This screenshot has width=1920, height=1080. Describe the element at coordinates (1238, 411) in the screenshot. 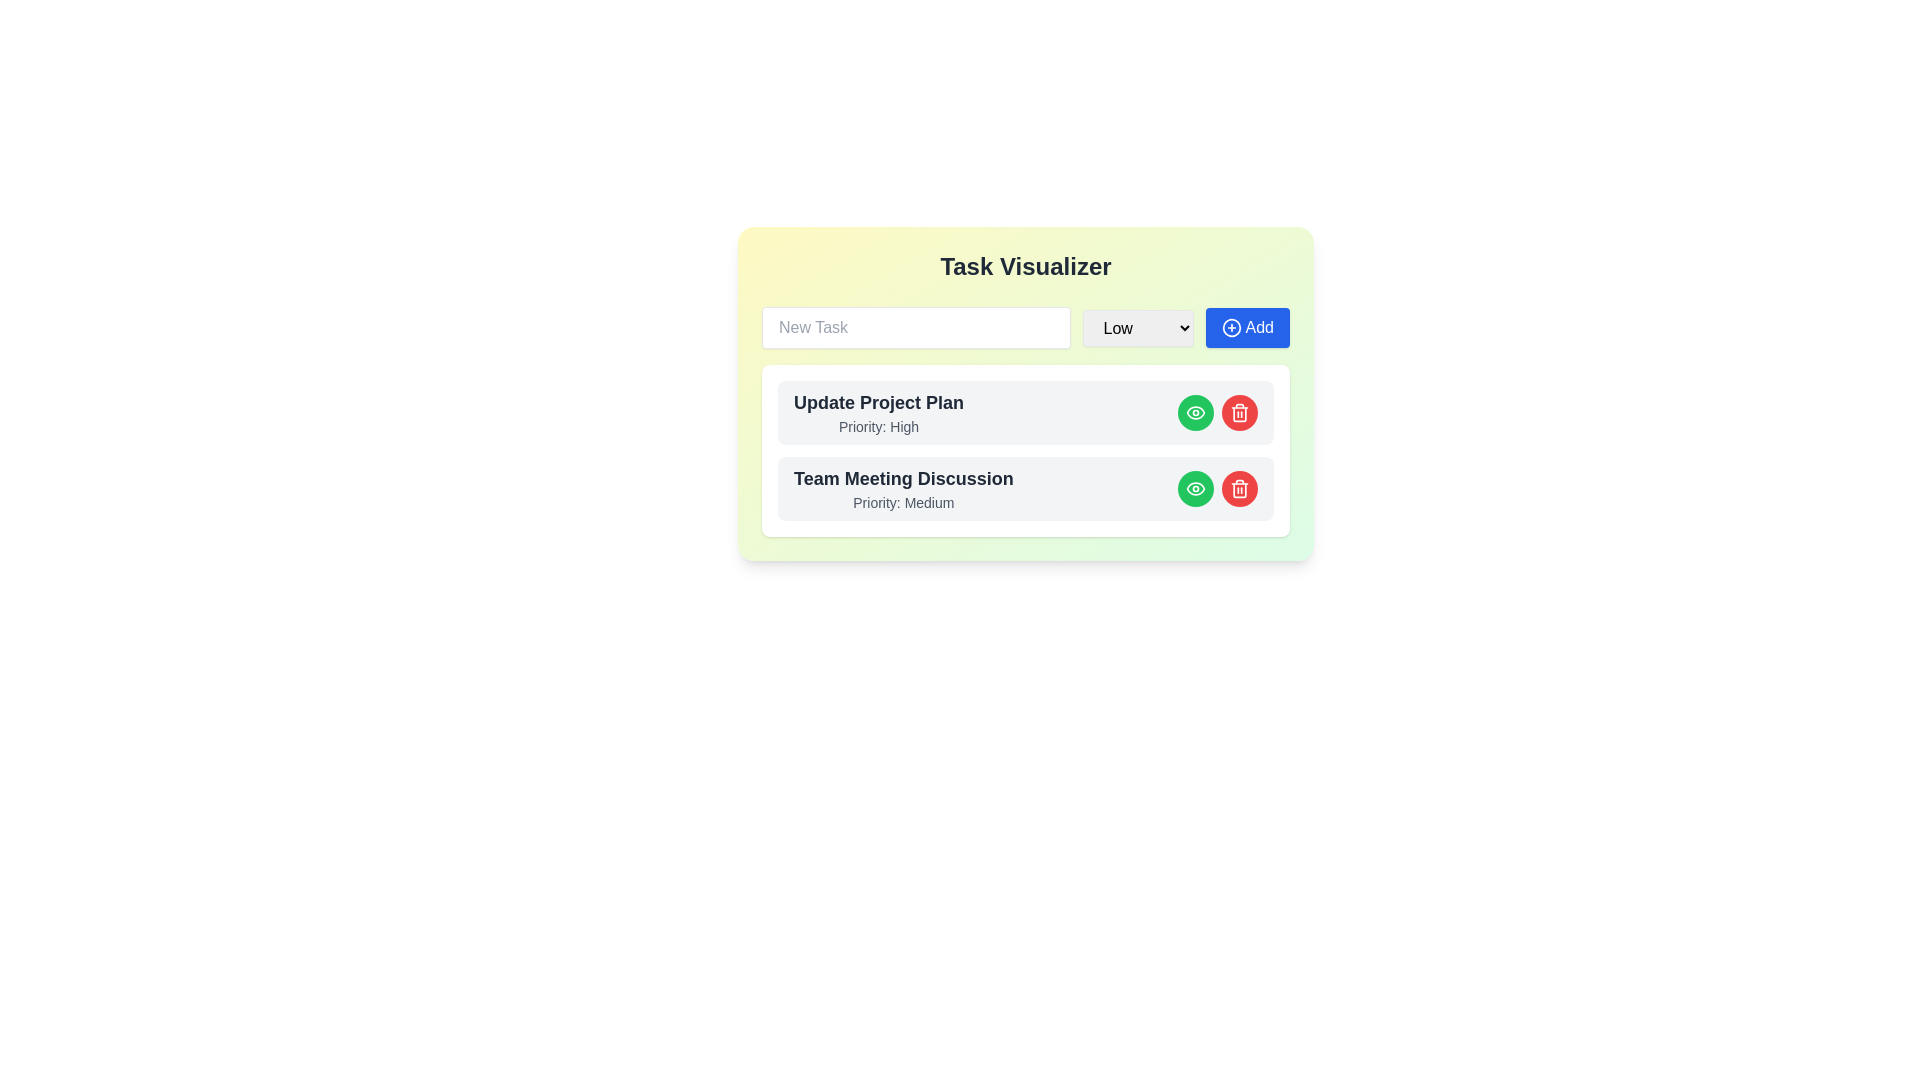

I see `the delete button located to the right of the task titled 'Update Project Plan'` at that location.